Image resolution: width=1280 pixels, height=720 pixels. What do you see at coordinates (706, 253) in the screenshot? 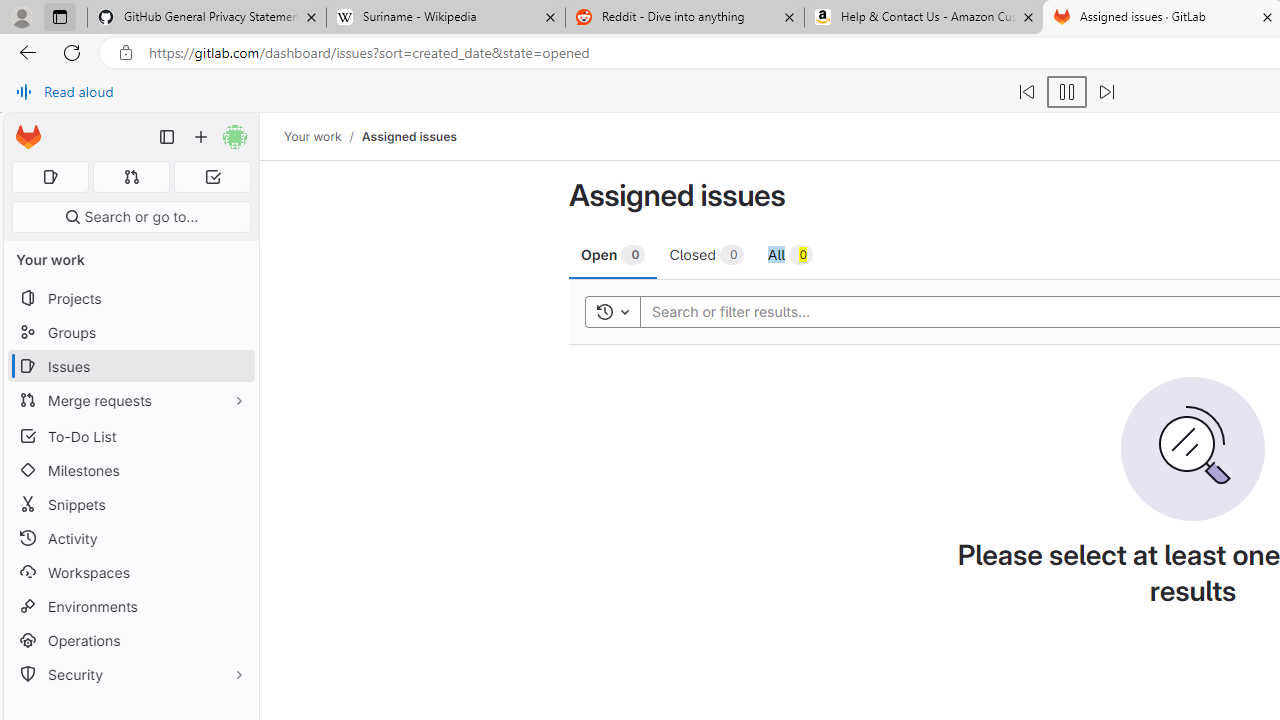
I see `'Closed 0'` at bounding box center [706, 253].